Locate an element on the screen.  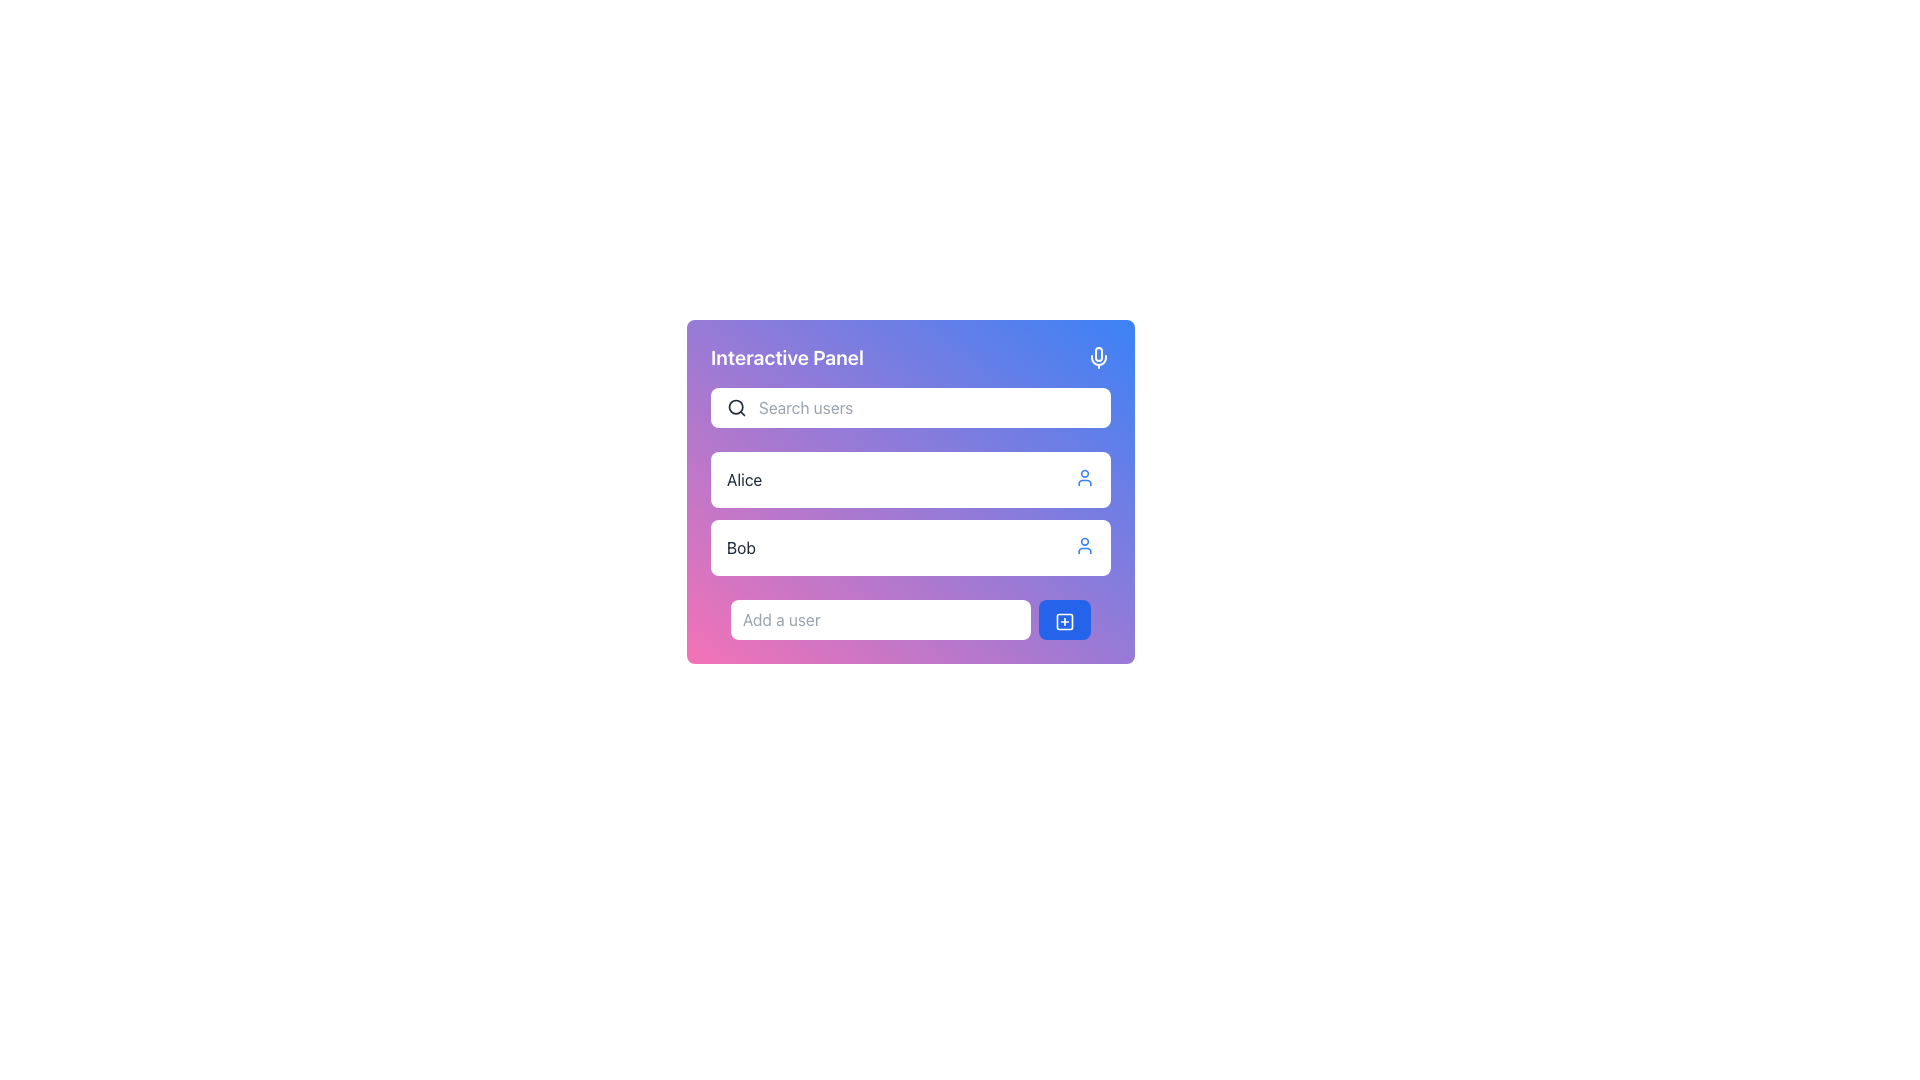
the user icon located on the right side of the panel labeled 'Alice', near the top-right corner of the panel is located at coordinates (1083, 478).